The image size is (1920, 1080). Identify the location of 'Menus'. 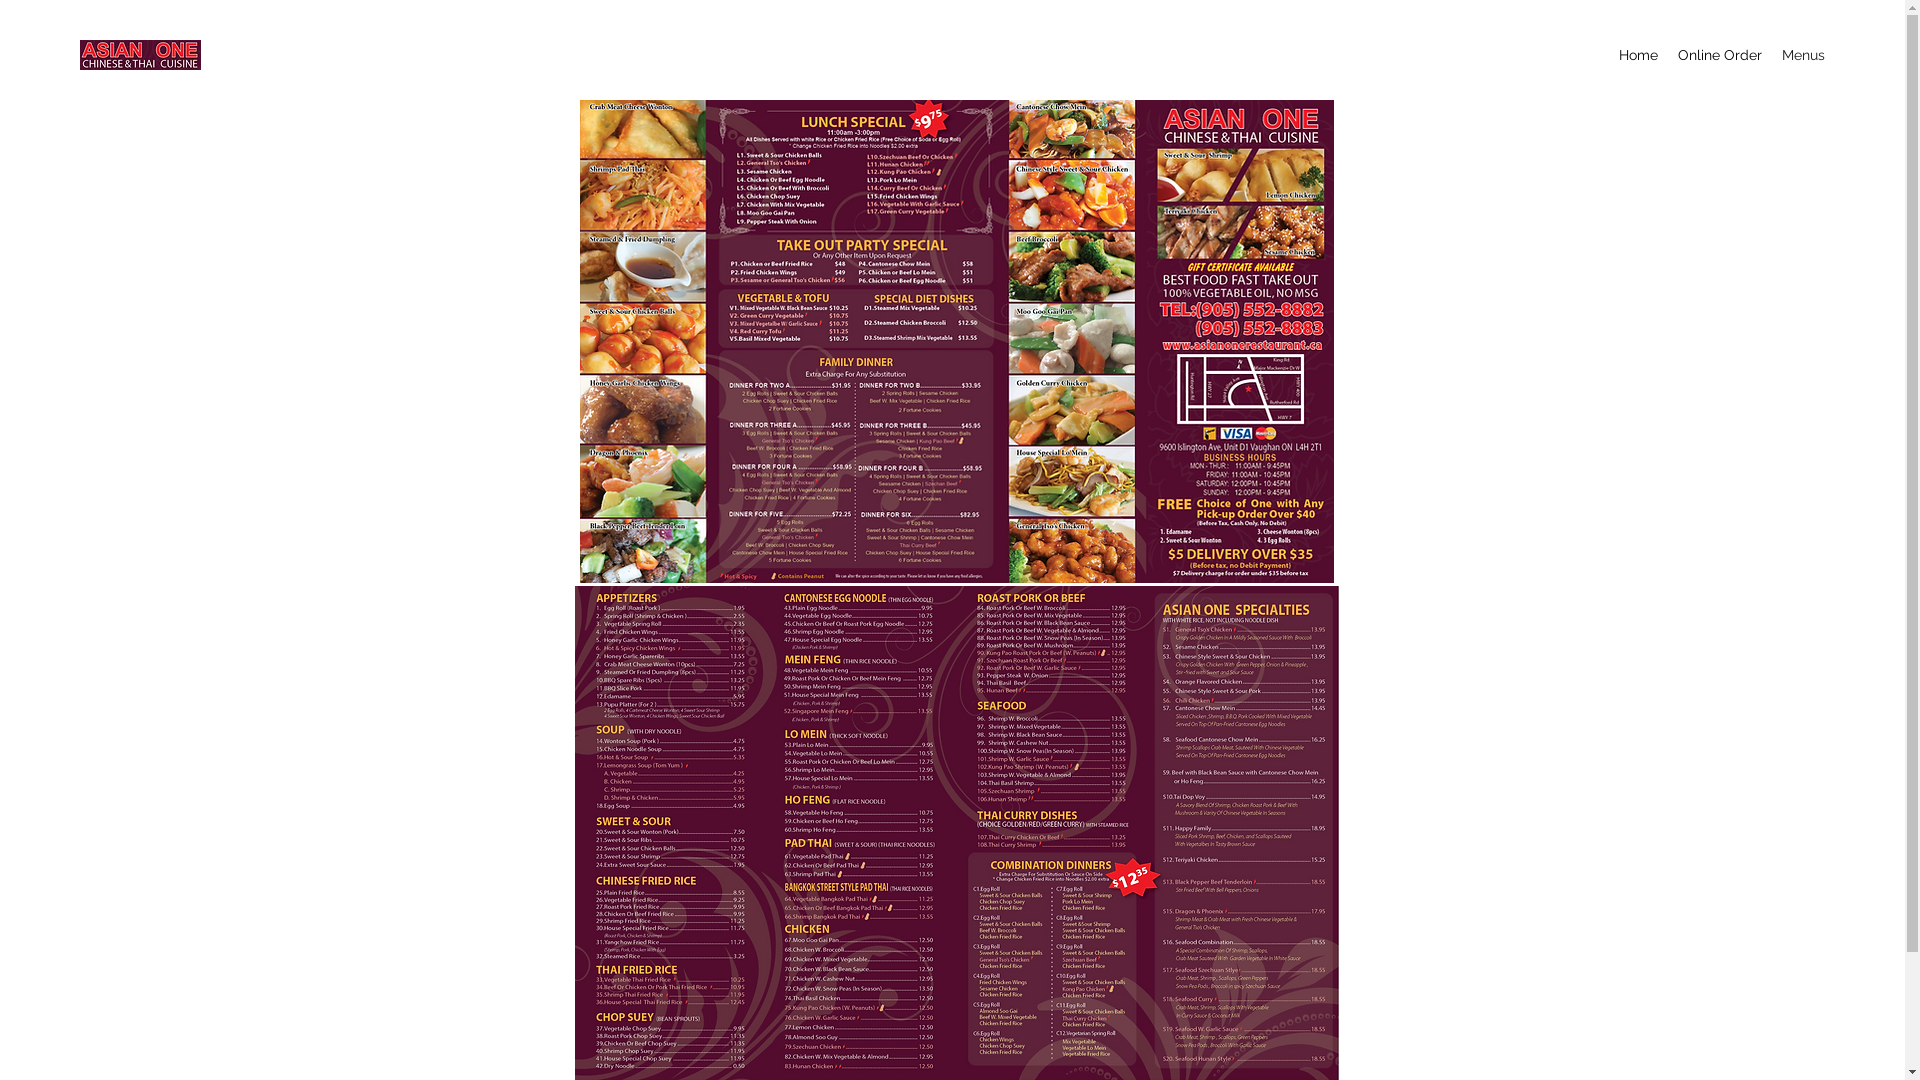
(950, 297).